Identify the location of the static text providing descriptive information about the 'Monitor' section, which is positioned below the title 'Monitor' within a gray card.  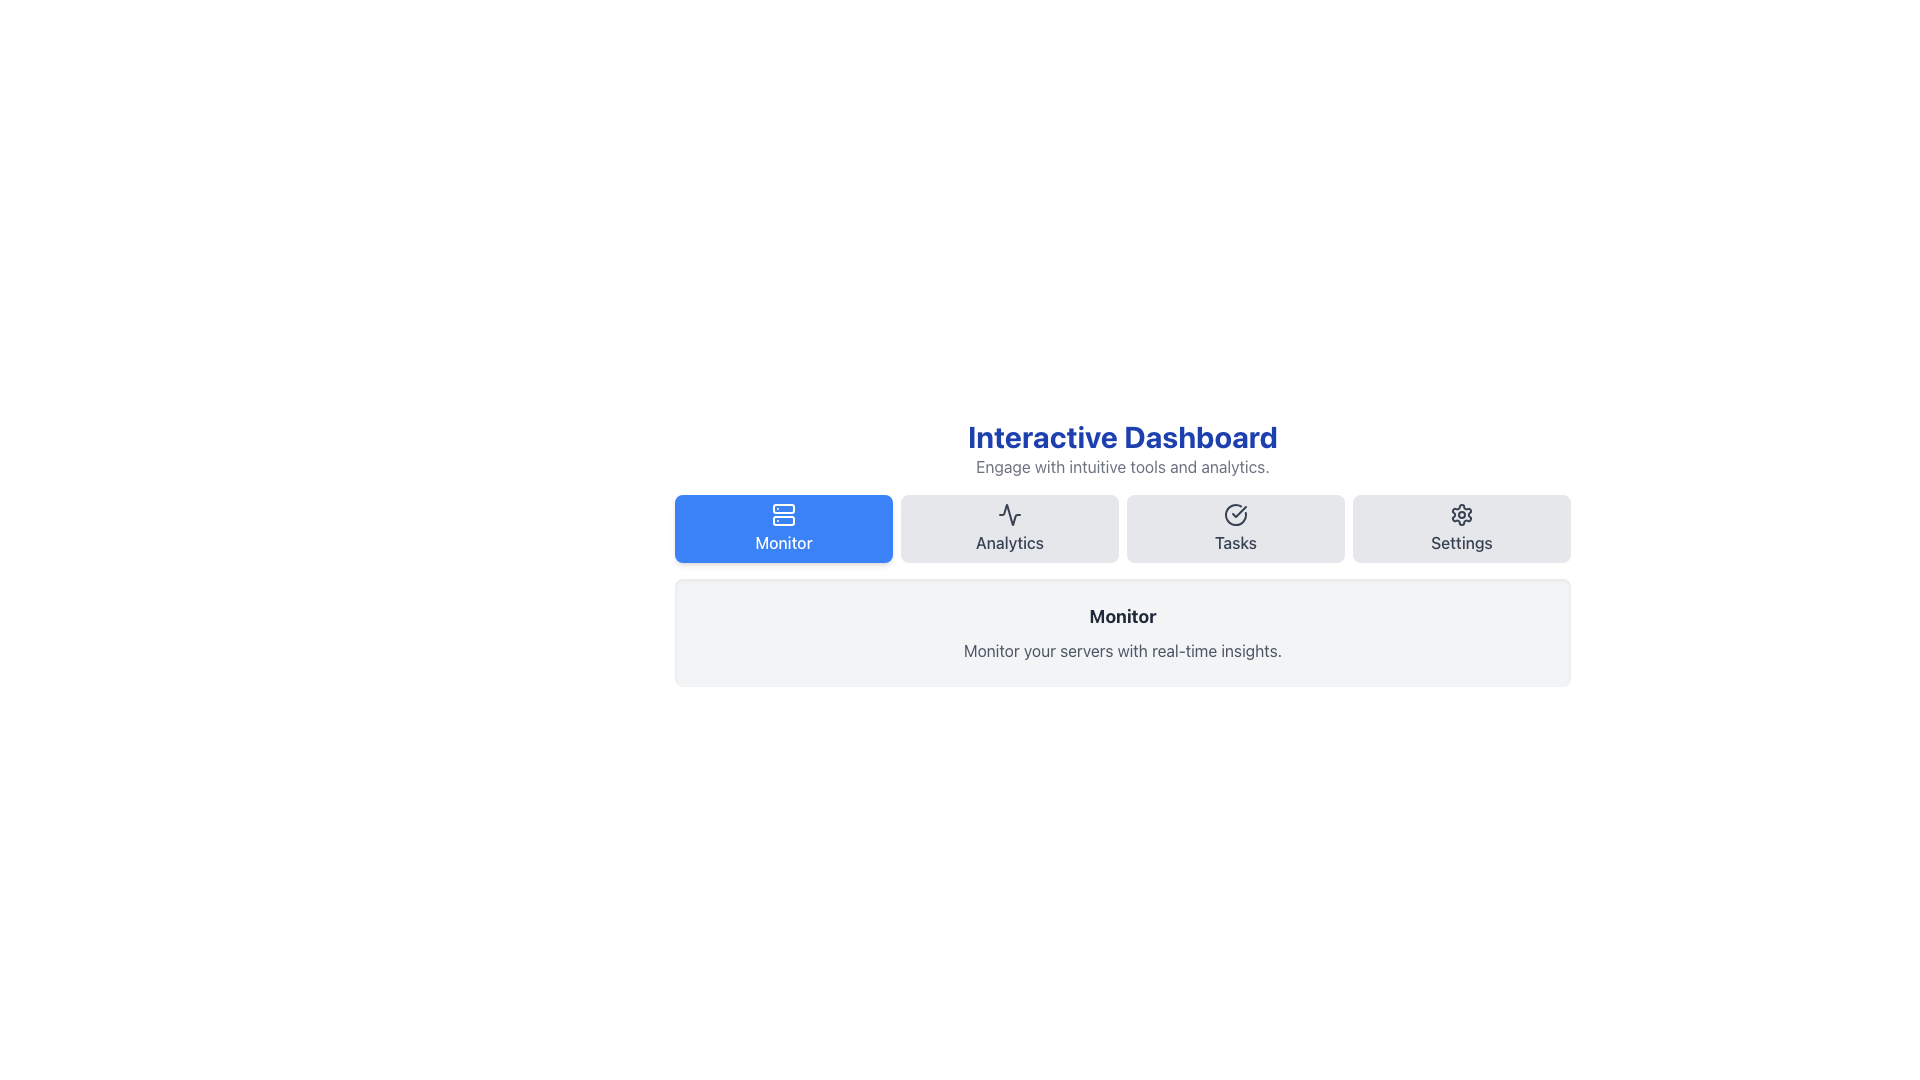
(1123, 651).